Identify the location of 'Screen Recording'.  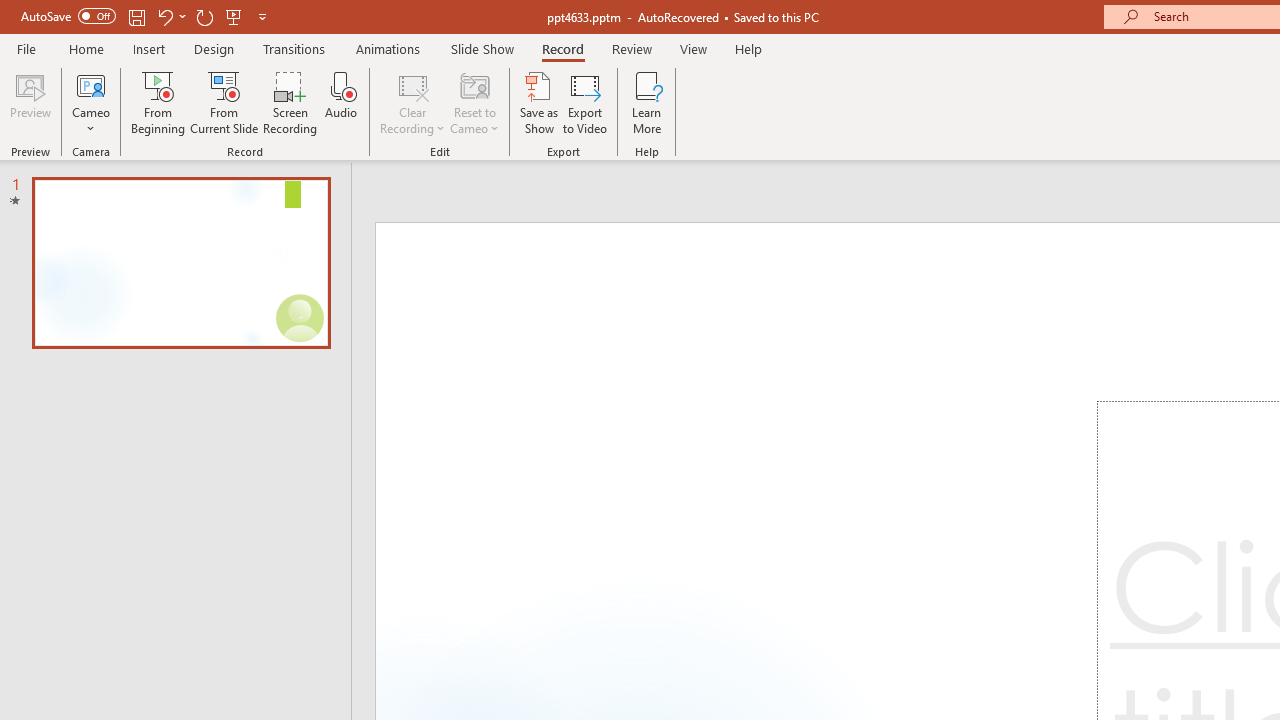
(289, 103).